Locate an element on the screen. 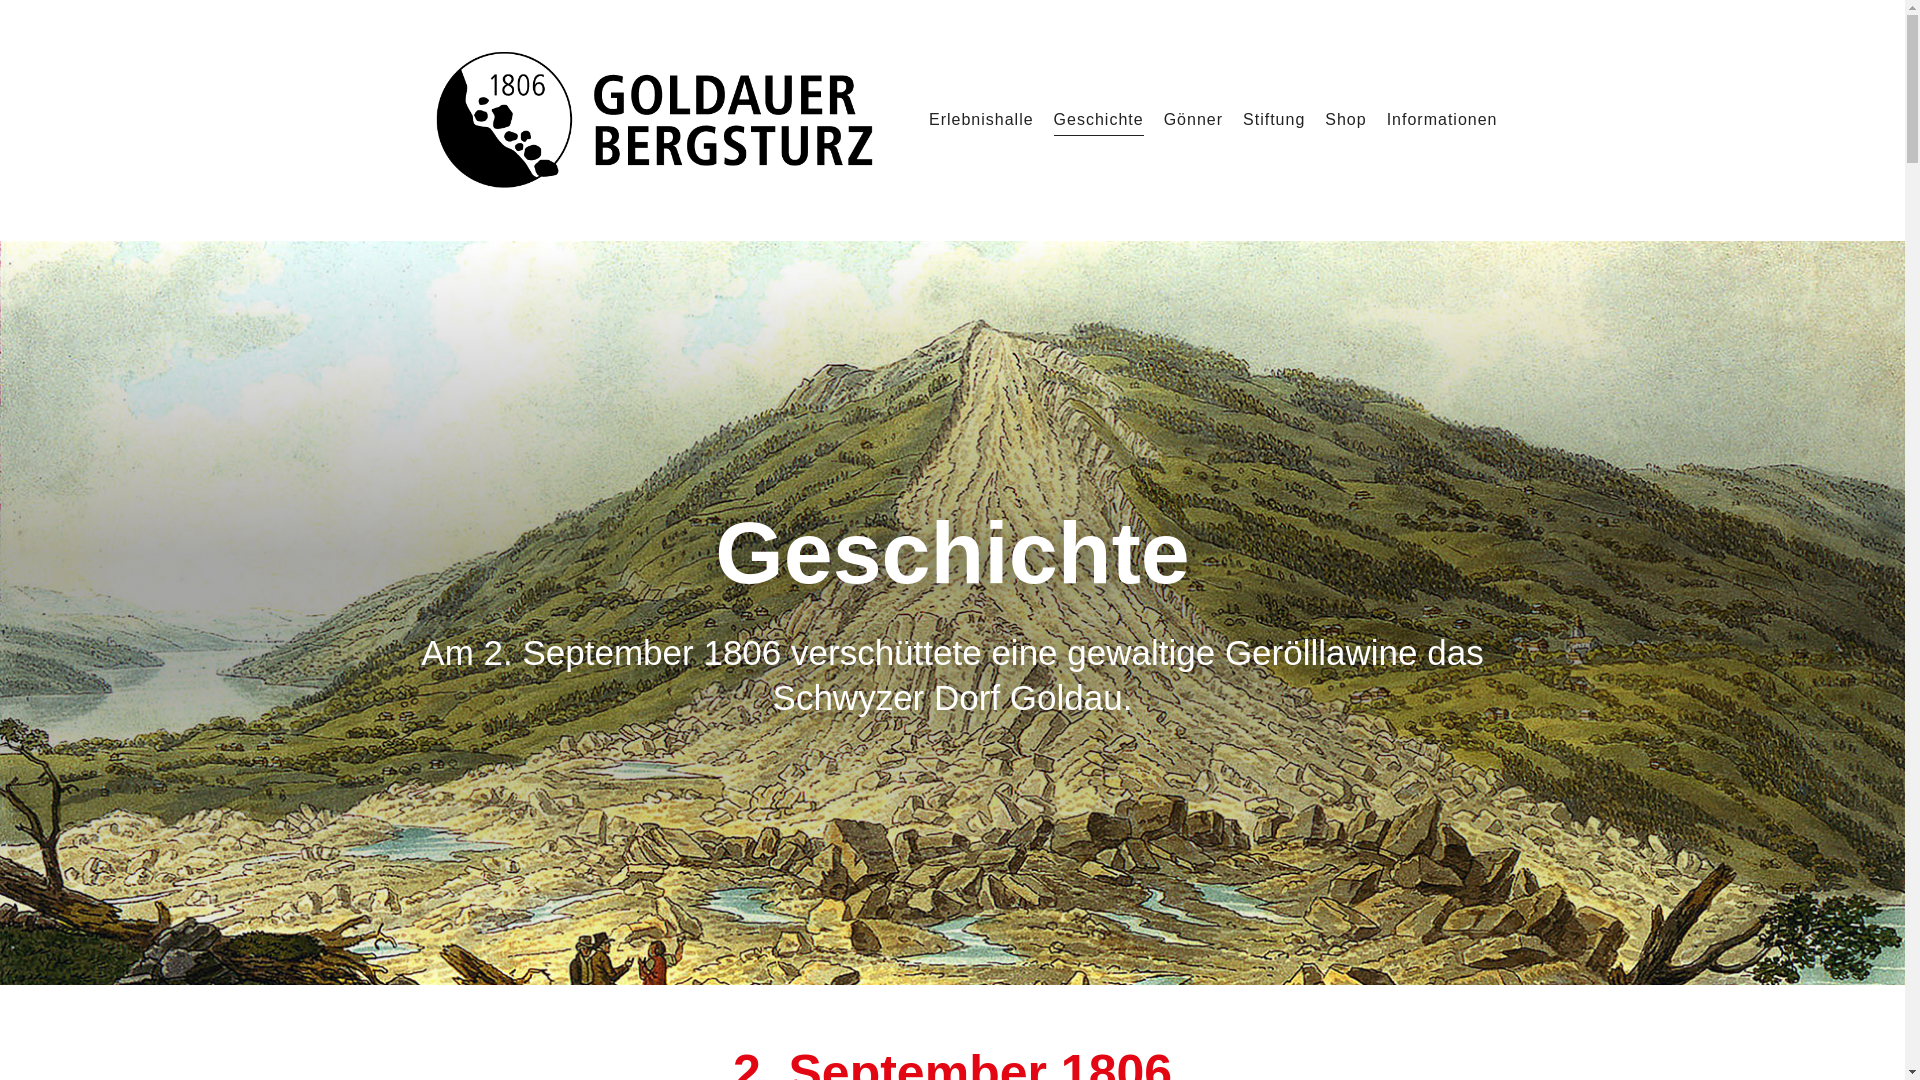 The height and width of the screenshot is (1080, 1920). 'Erlebnishalle' is located at coordinates (981, 119).